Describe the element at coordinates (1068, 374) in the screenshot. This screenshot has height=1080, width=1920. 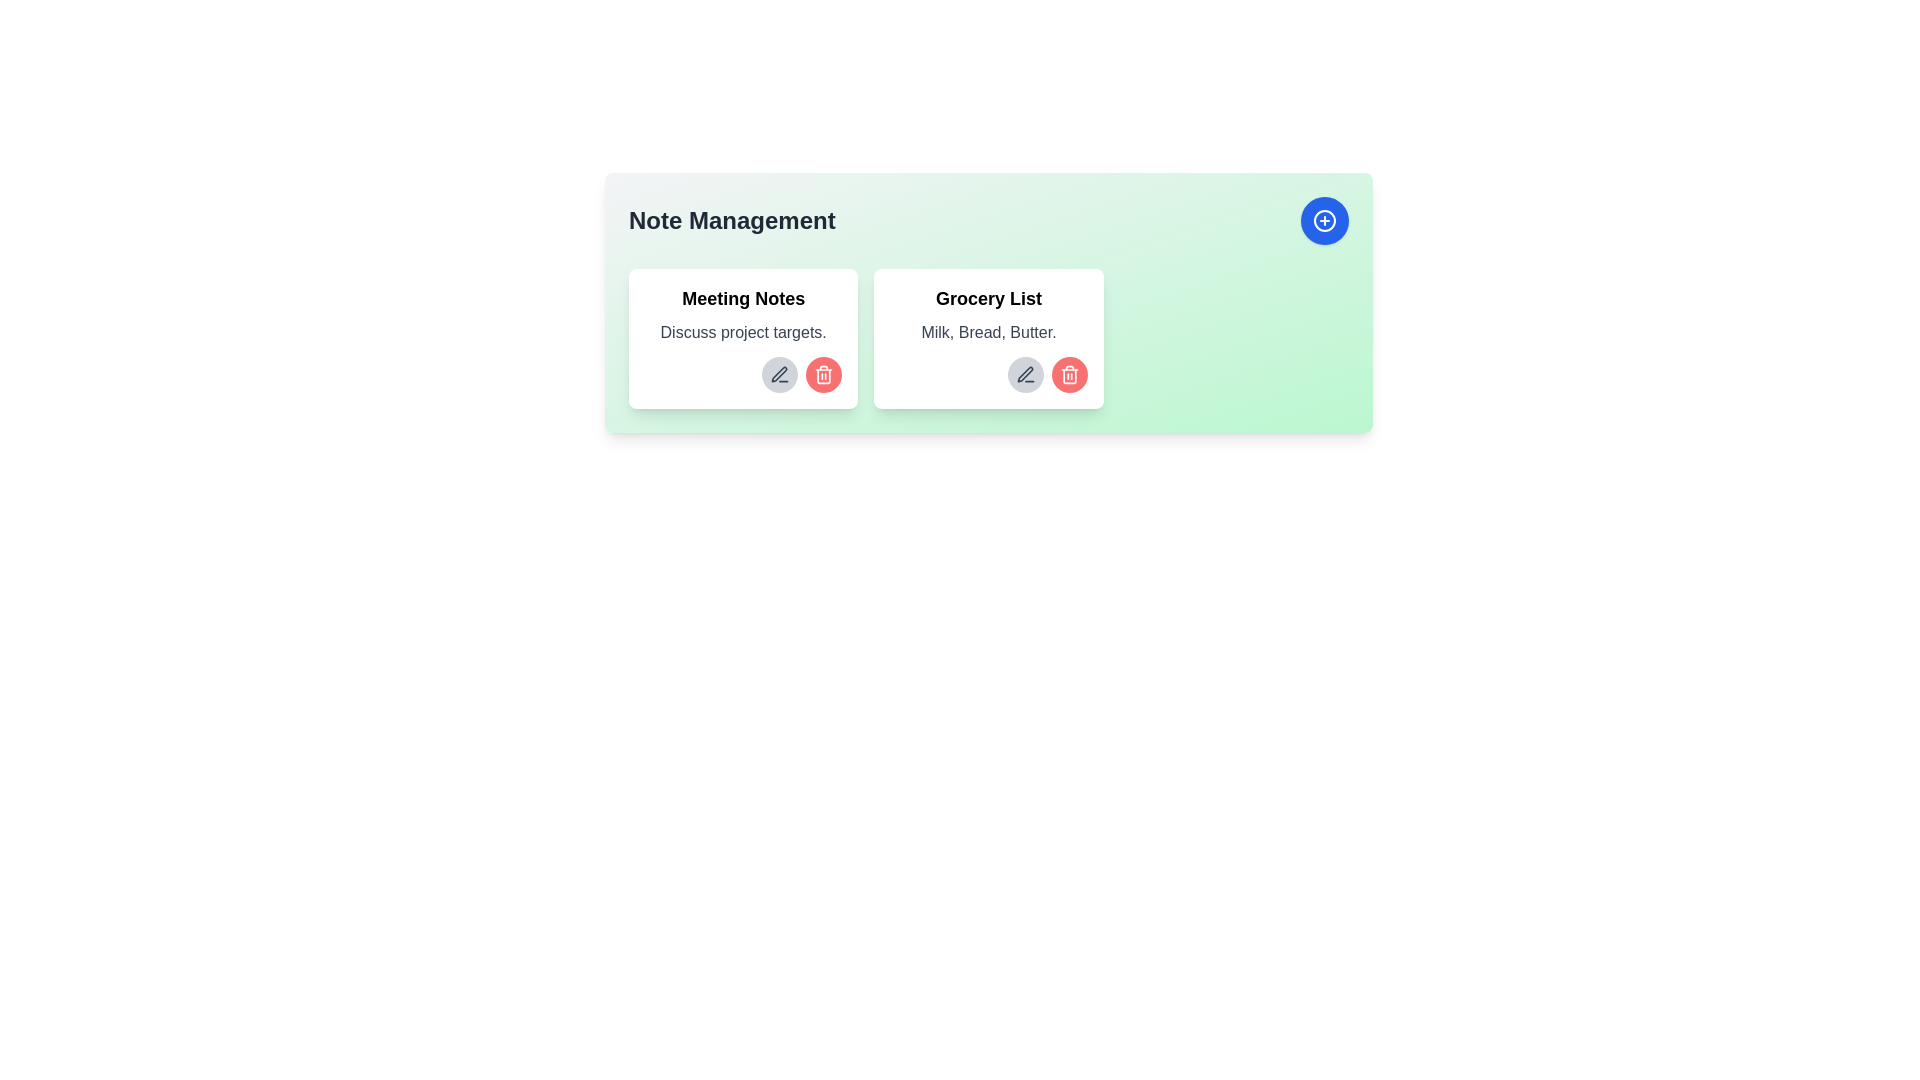
I see `the rounded red button with a white trash can icon located at the bottom-right of the 'Grocery List' card to initiate a delete action` at that location.